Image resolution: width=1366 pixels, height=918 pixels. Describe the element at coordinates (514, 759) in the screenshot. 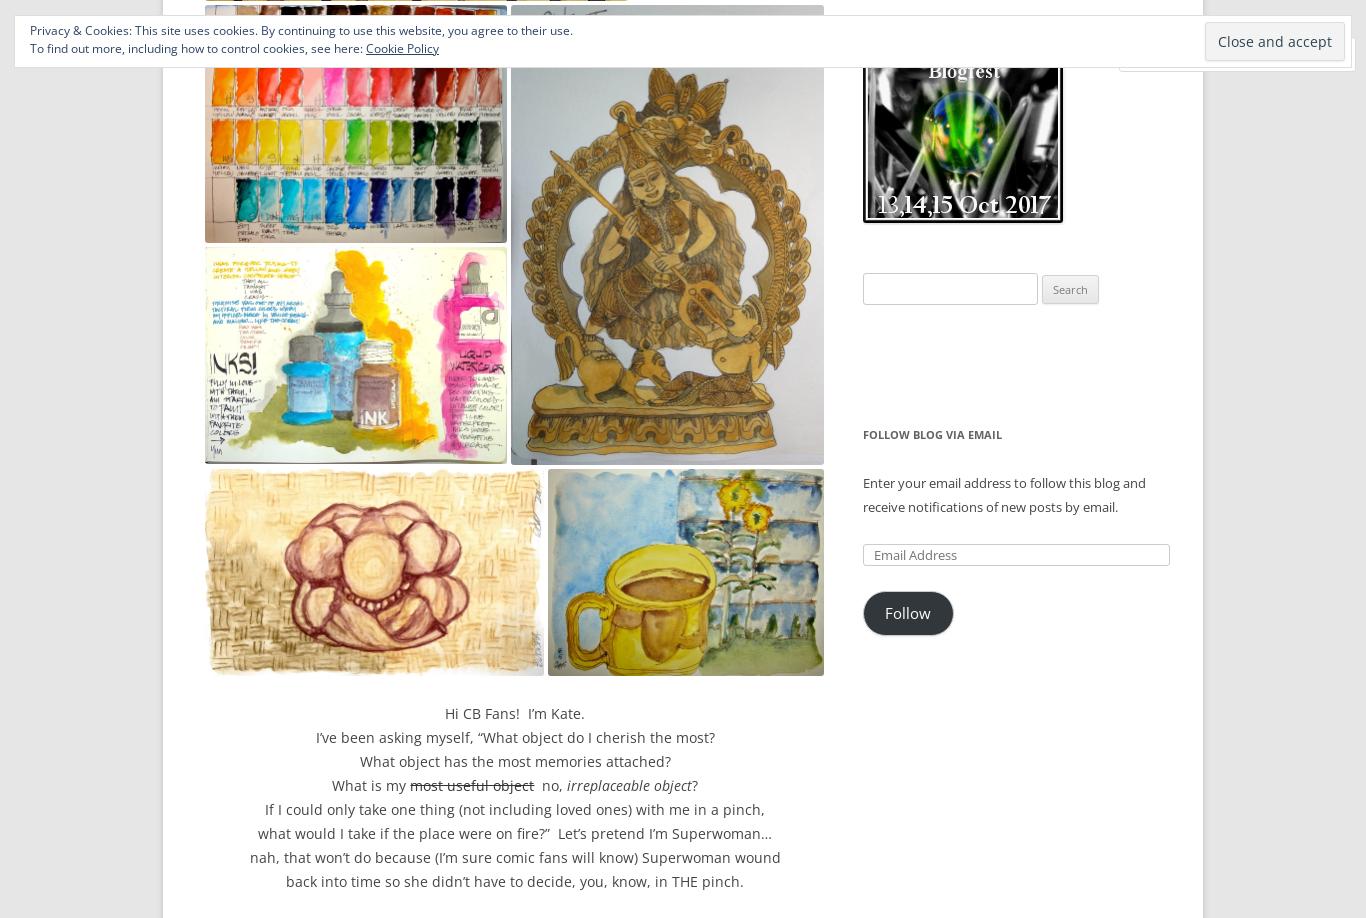

I see `'What object has the most memories attached?'` at that location.